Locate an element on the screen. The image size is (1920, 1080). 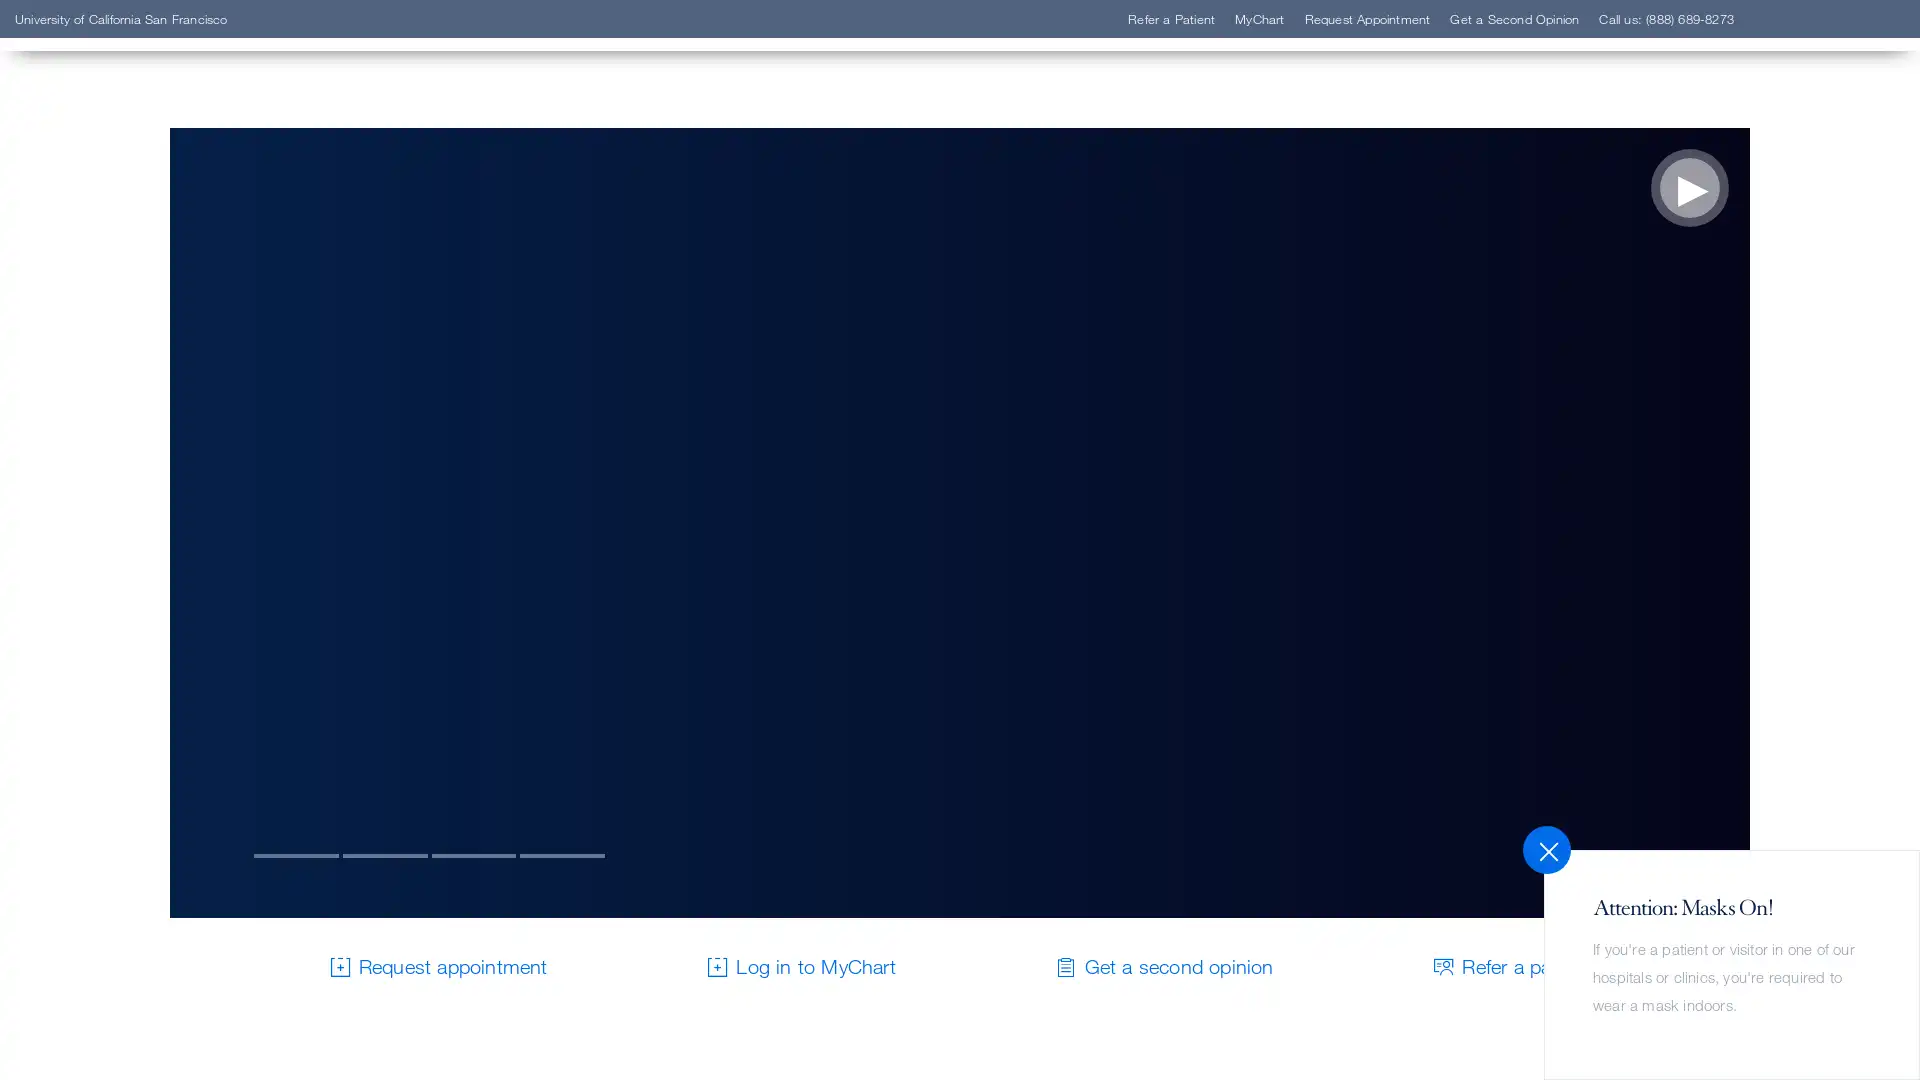
Locations & Directions is located at coordinates (178, 443).